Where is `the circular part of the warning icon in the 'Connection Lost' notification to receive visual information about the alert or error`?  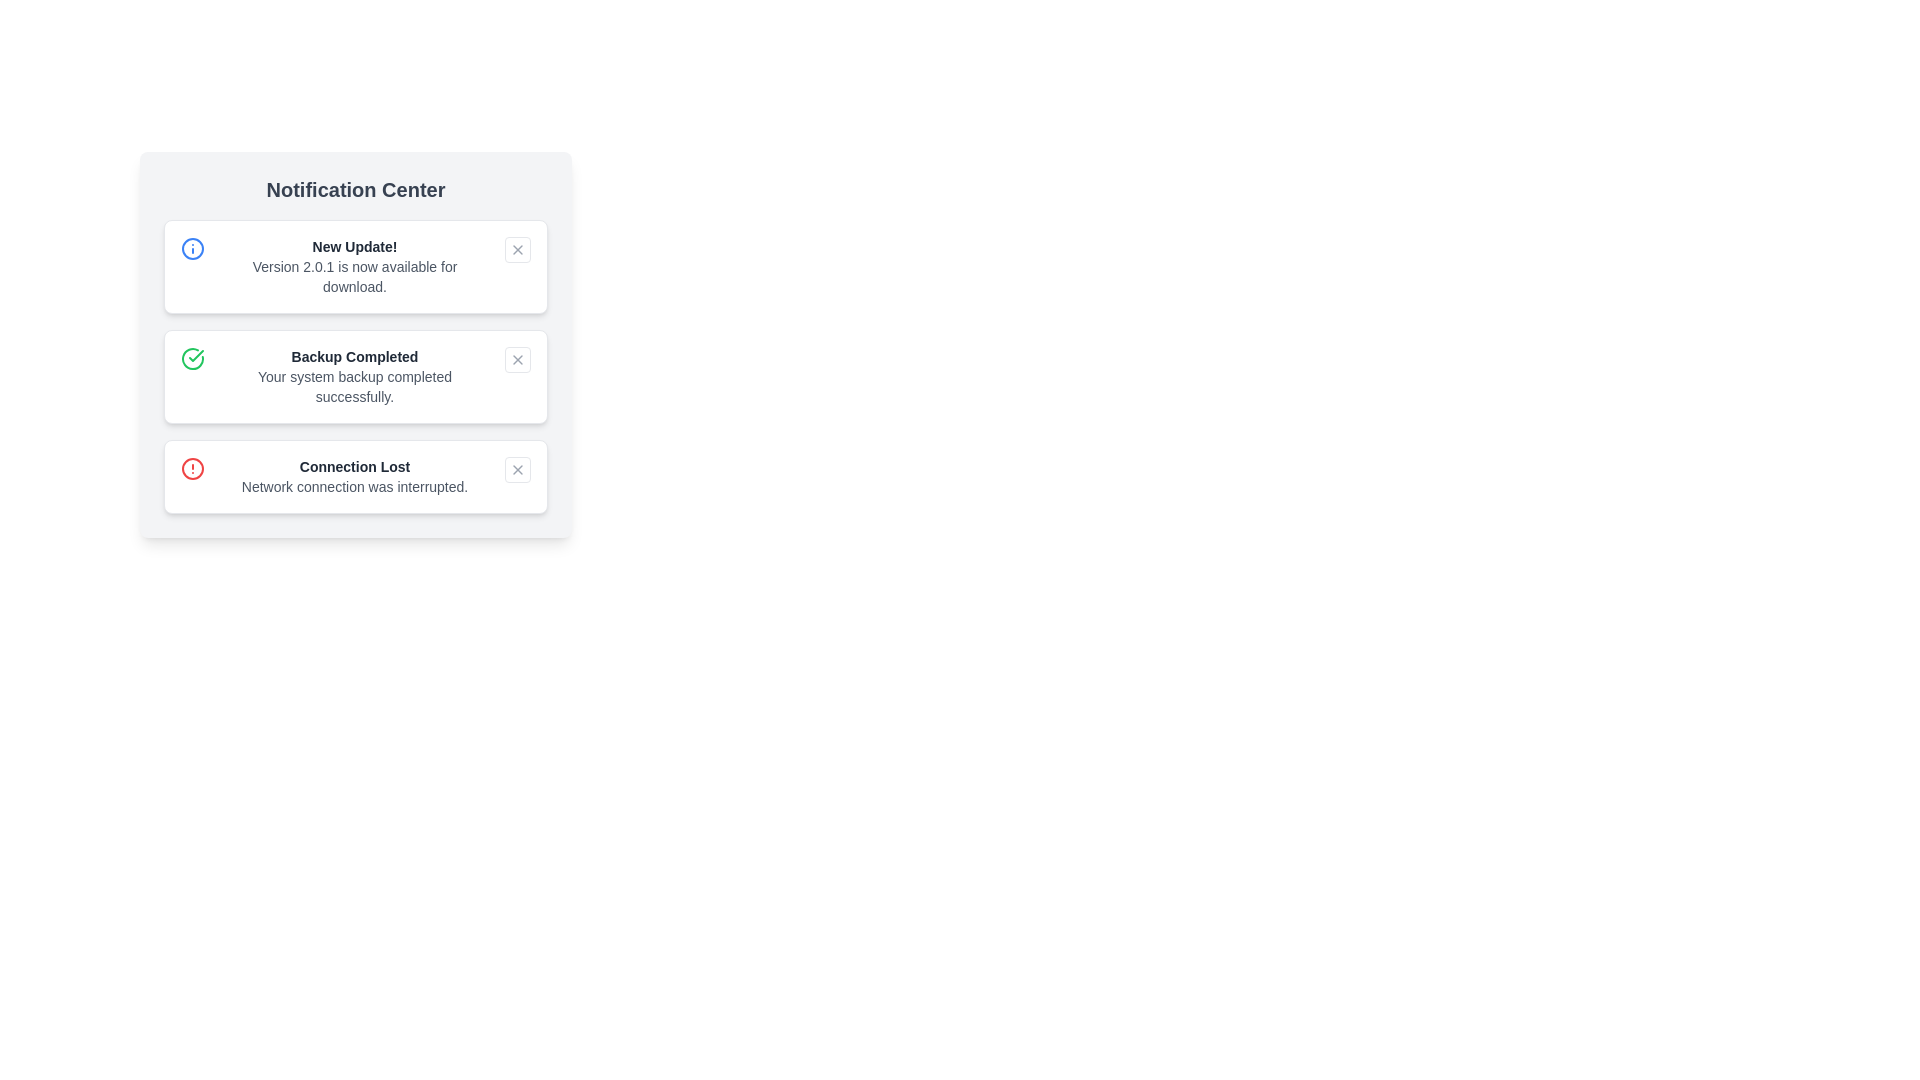 the circular part of the warning icon in the 'Connection Lost' notification to receive visual information about the alert or error is located at coordinates (192, 469).